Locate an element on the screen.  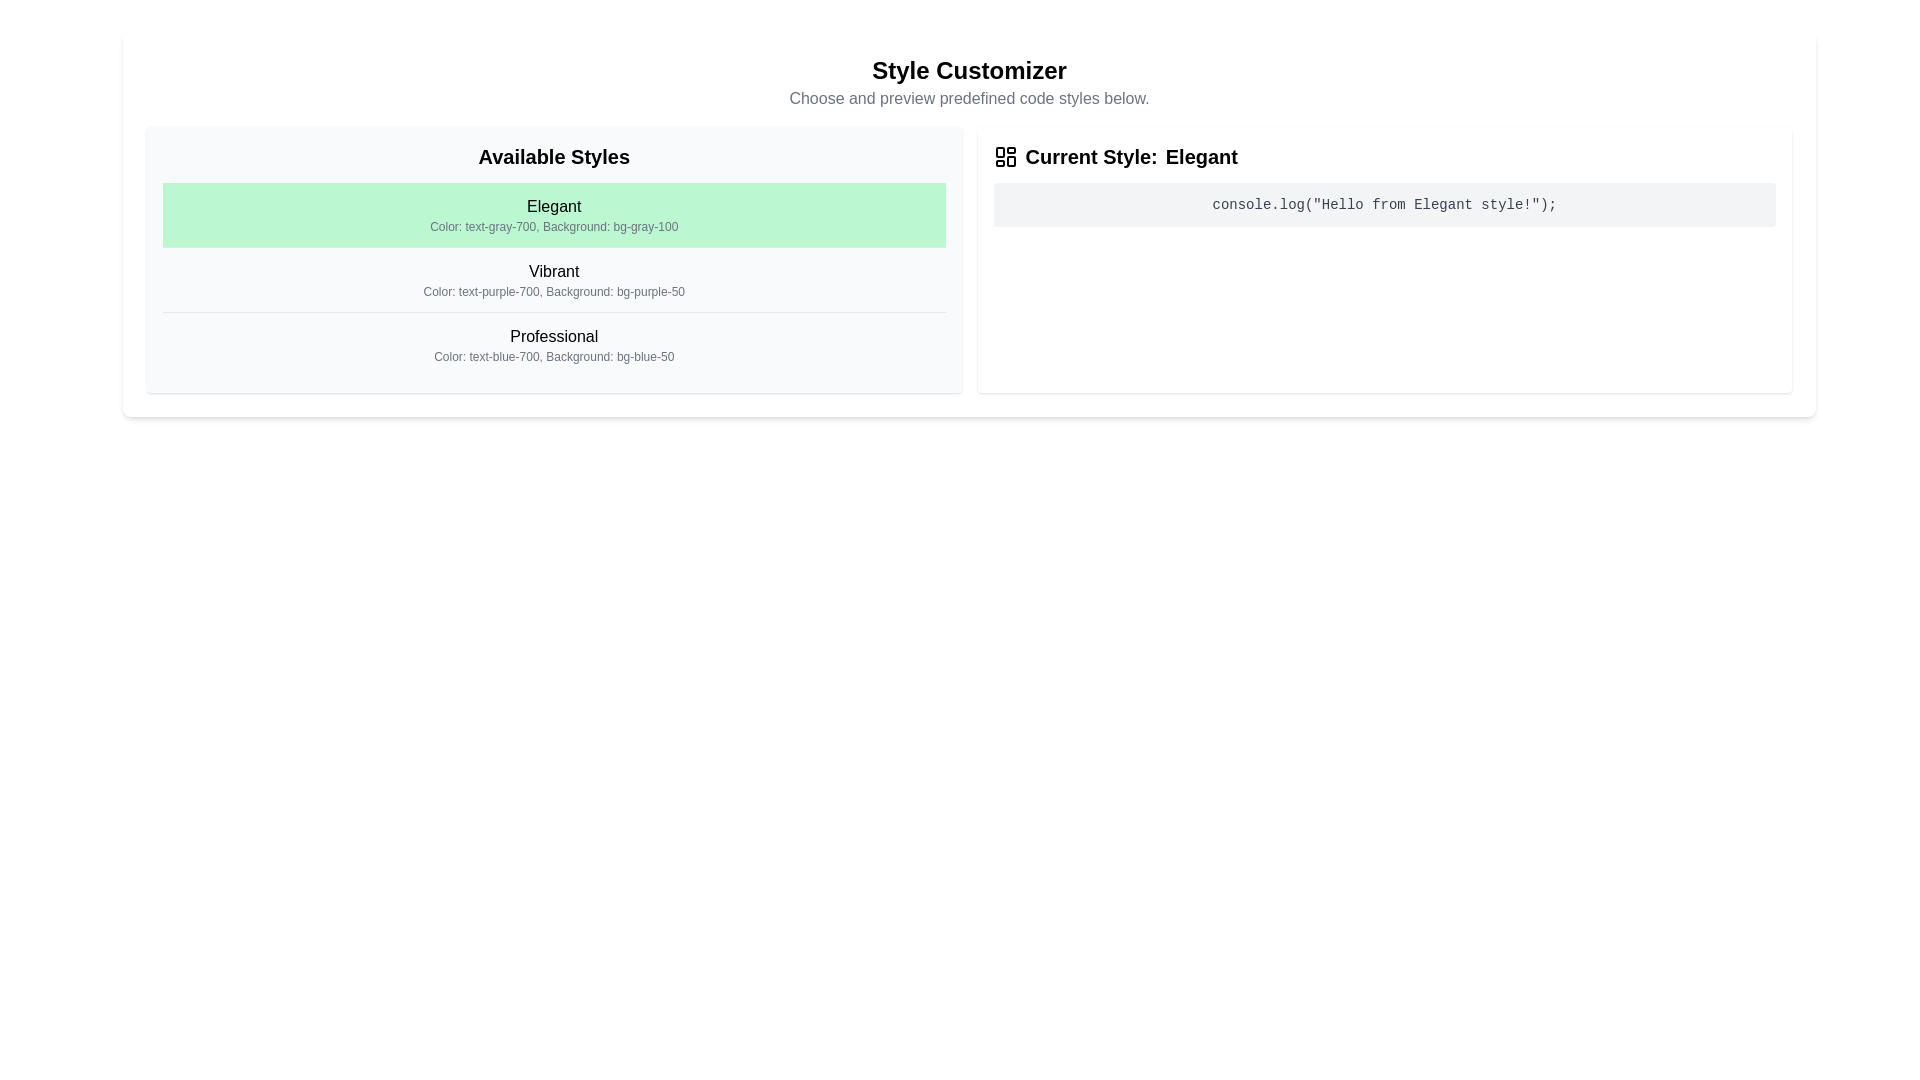
the text label 'Vibrant' which serves as the title for the style option, located in the second style option under the 'Available Styles' section is located at coordinates (554, 272).